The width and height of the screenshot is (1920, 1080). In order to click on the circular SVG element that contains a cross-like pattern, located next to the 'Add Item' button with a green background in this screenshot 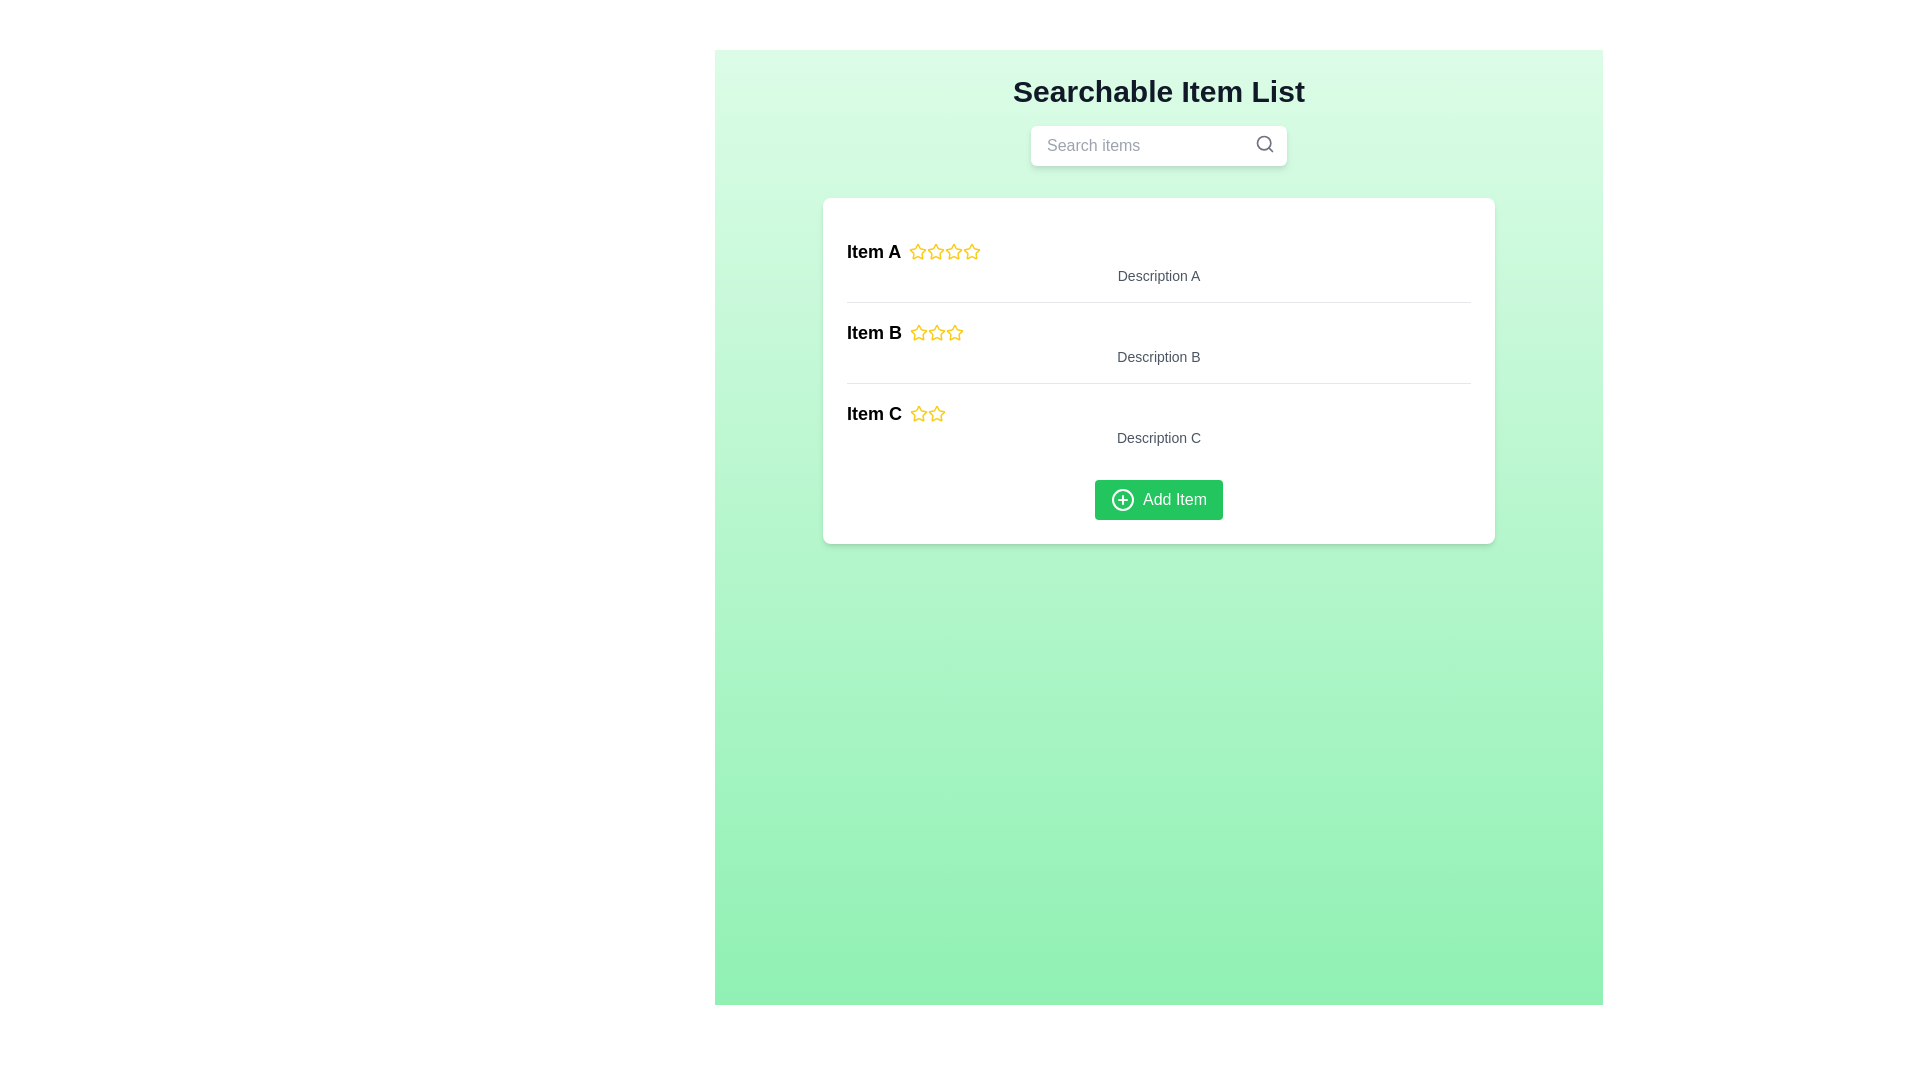, I will do `click(1123, 499)`.